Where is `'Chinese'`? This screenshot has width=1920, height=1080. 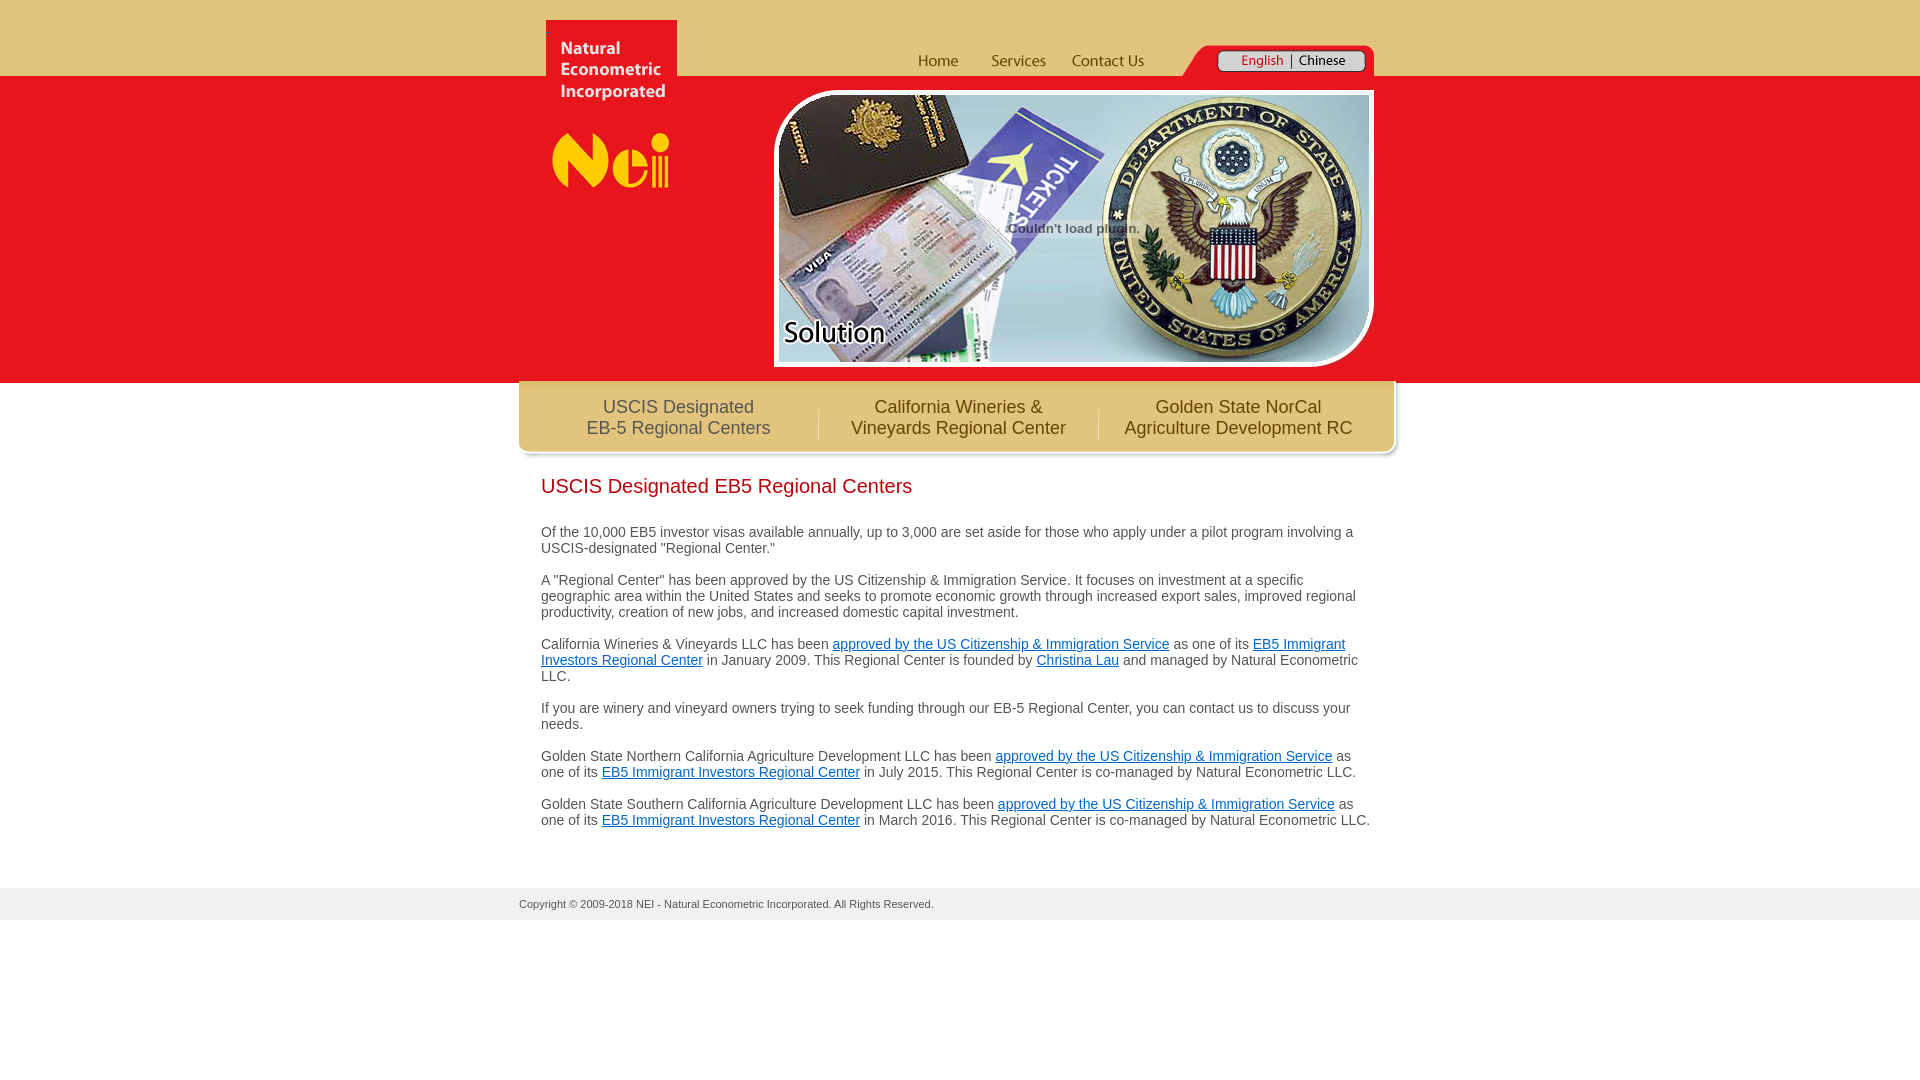 'Chinese' is located at coordinates (1321, 59).